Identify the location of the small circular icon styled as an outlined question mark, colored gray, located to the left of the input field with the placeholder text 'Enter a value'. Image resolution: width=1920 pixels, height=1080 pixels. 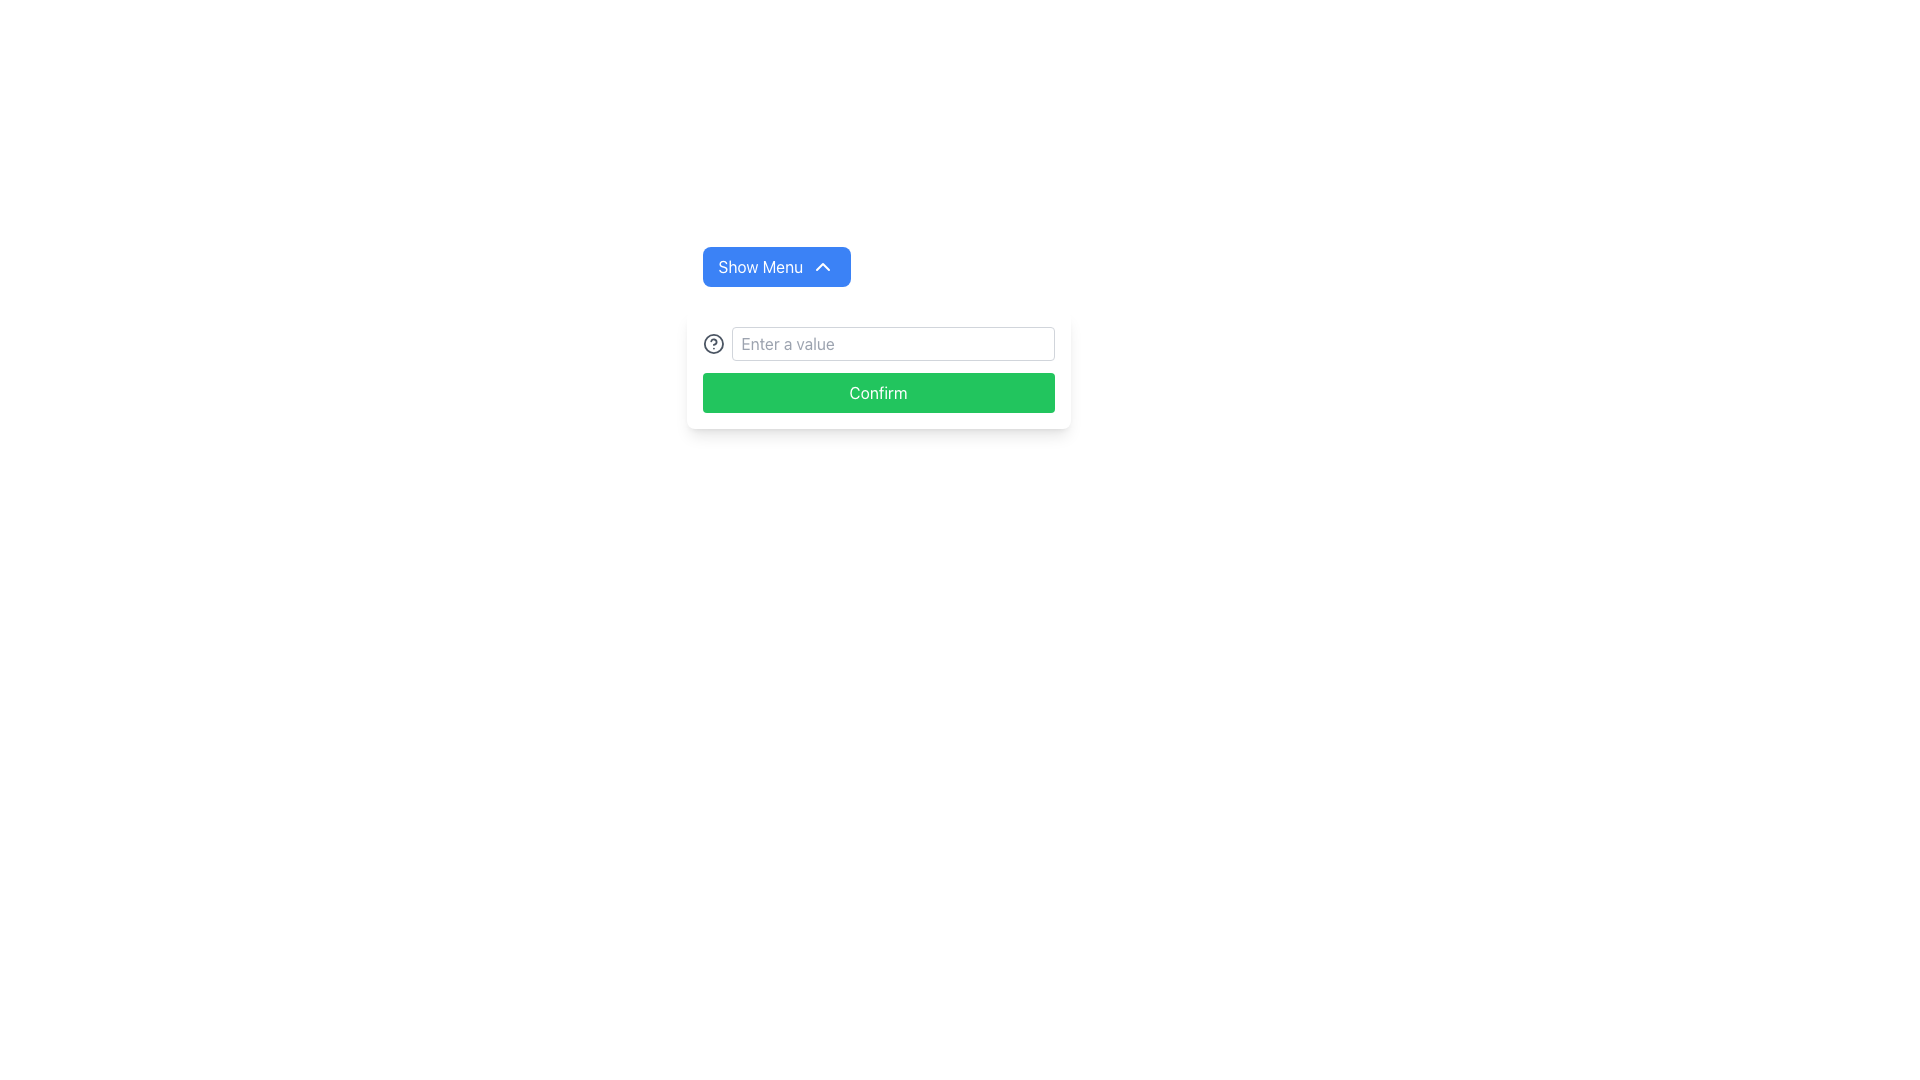
(713, 342).